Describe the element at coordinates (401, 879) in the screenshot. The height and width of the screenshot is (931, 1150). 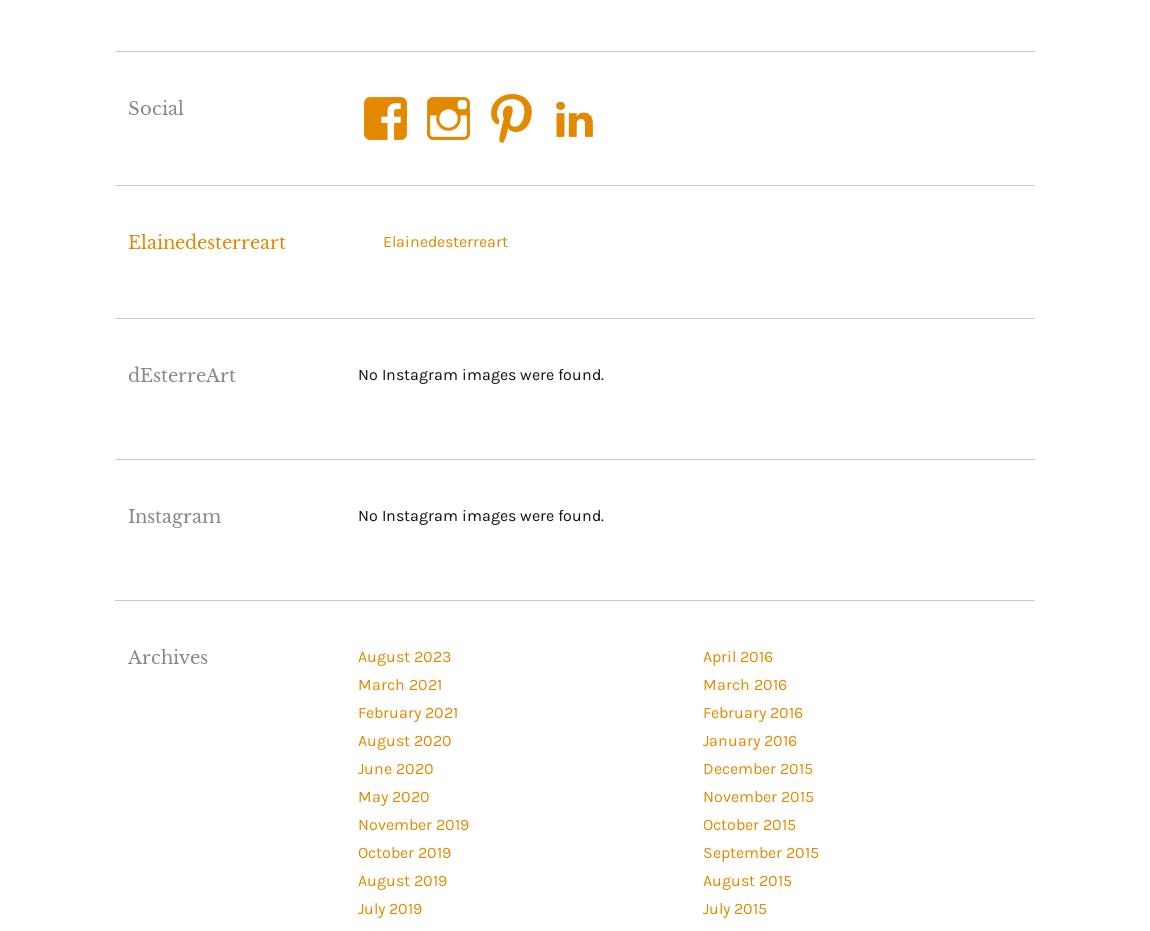
I see `'August 2019'` at that location.